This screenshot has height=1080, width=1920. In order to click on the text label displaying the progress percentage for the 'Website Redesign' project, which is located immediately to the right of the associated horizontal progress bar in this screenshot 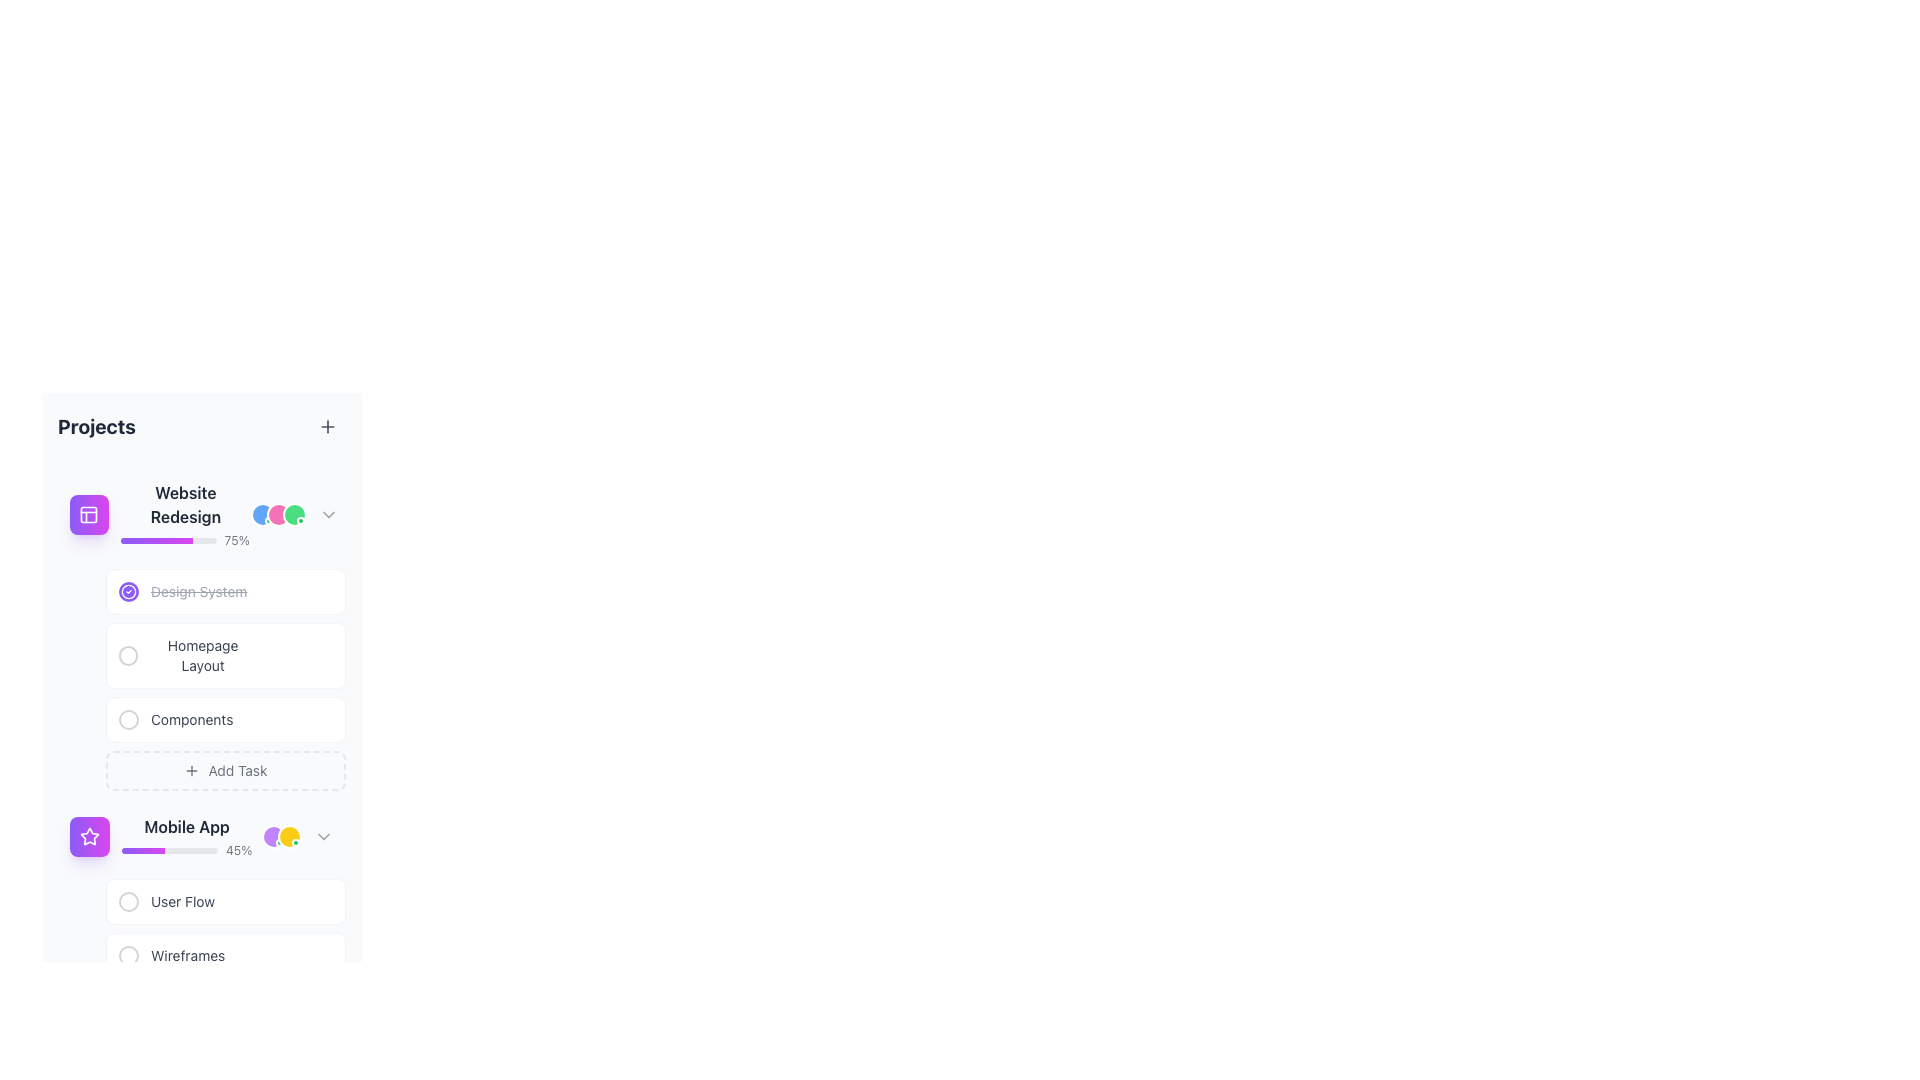, I will do `click(237, 540)`.